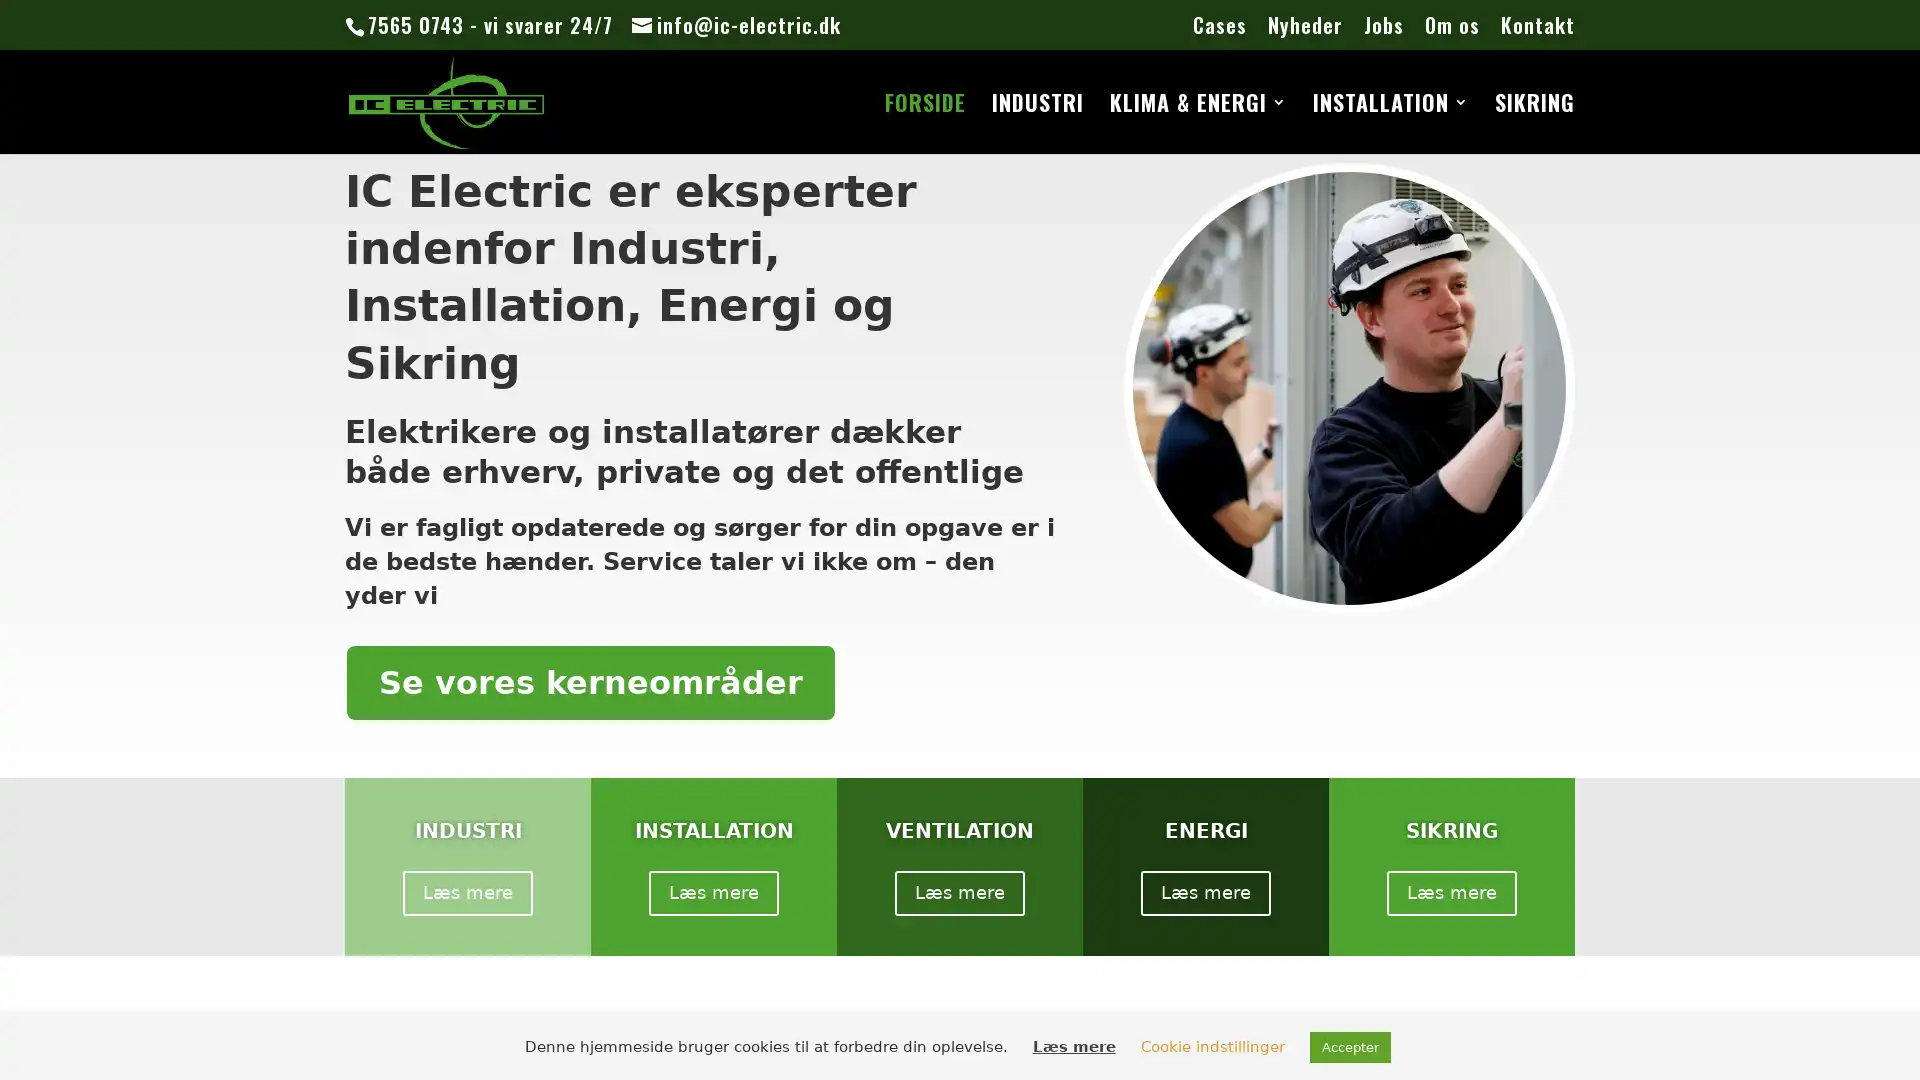 Image resolution: width=1920 pixels, height=1080 pixels. I want to click on Accepter, so click(1349, 1046).